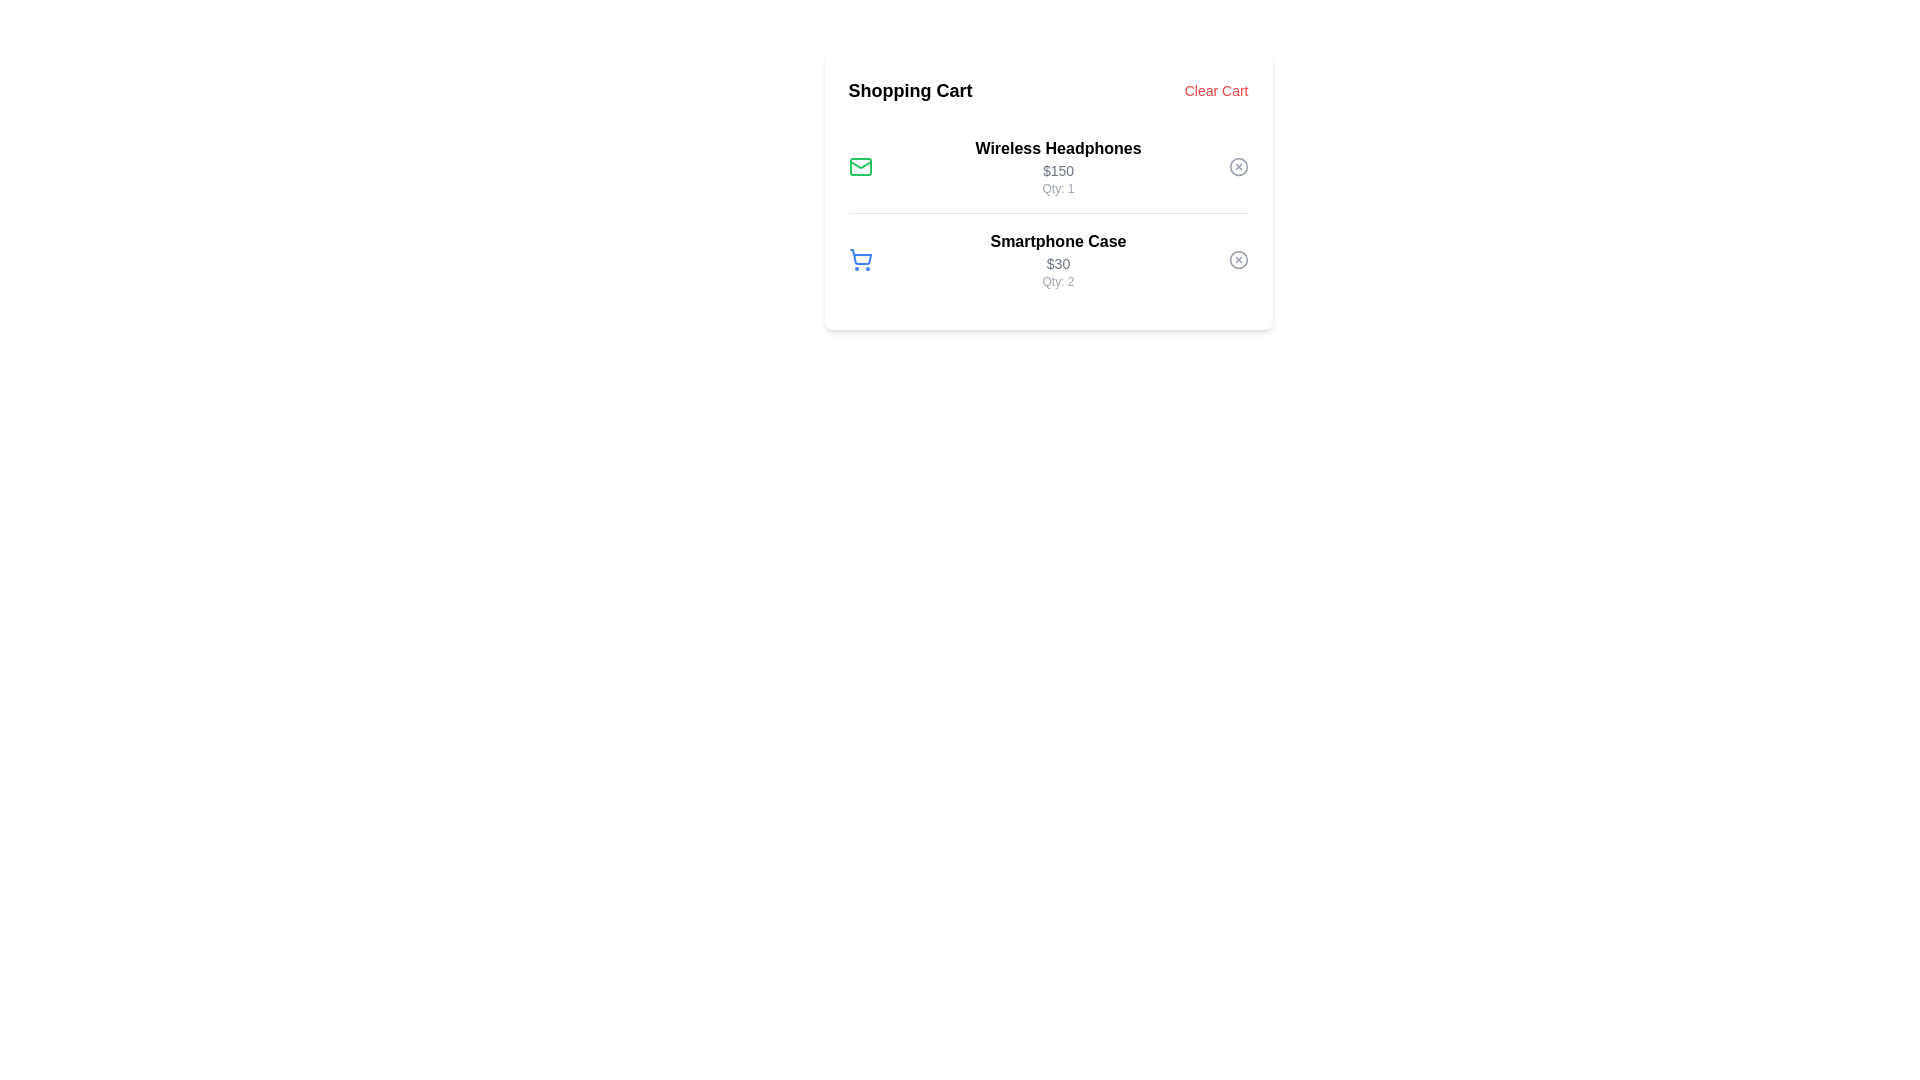  What do you see at coordinates (1057, 169) in the screenshot?
I see `the static text label displaying the price '$150', which is positioned centrally below the product title 'Wireless Headphones' and above the 'Qty: 1' text in the shopping cart interface` at bounding box center [1057, 169].